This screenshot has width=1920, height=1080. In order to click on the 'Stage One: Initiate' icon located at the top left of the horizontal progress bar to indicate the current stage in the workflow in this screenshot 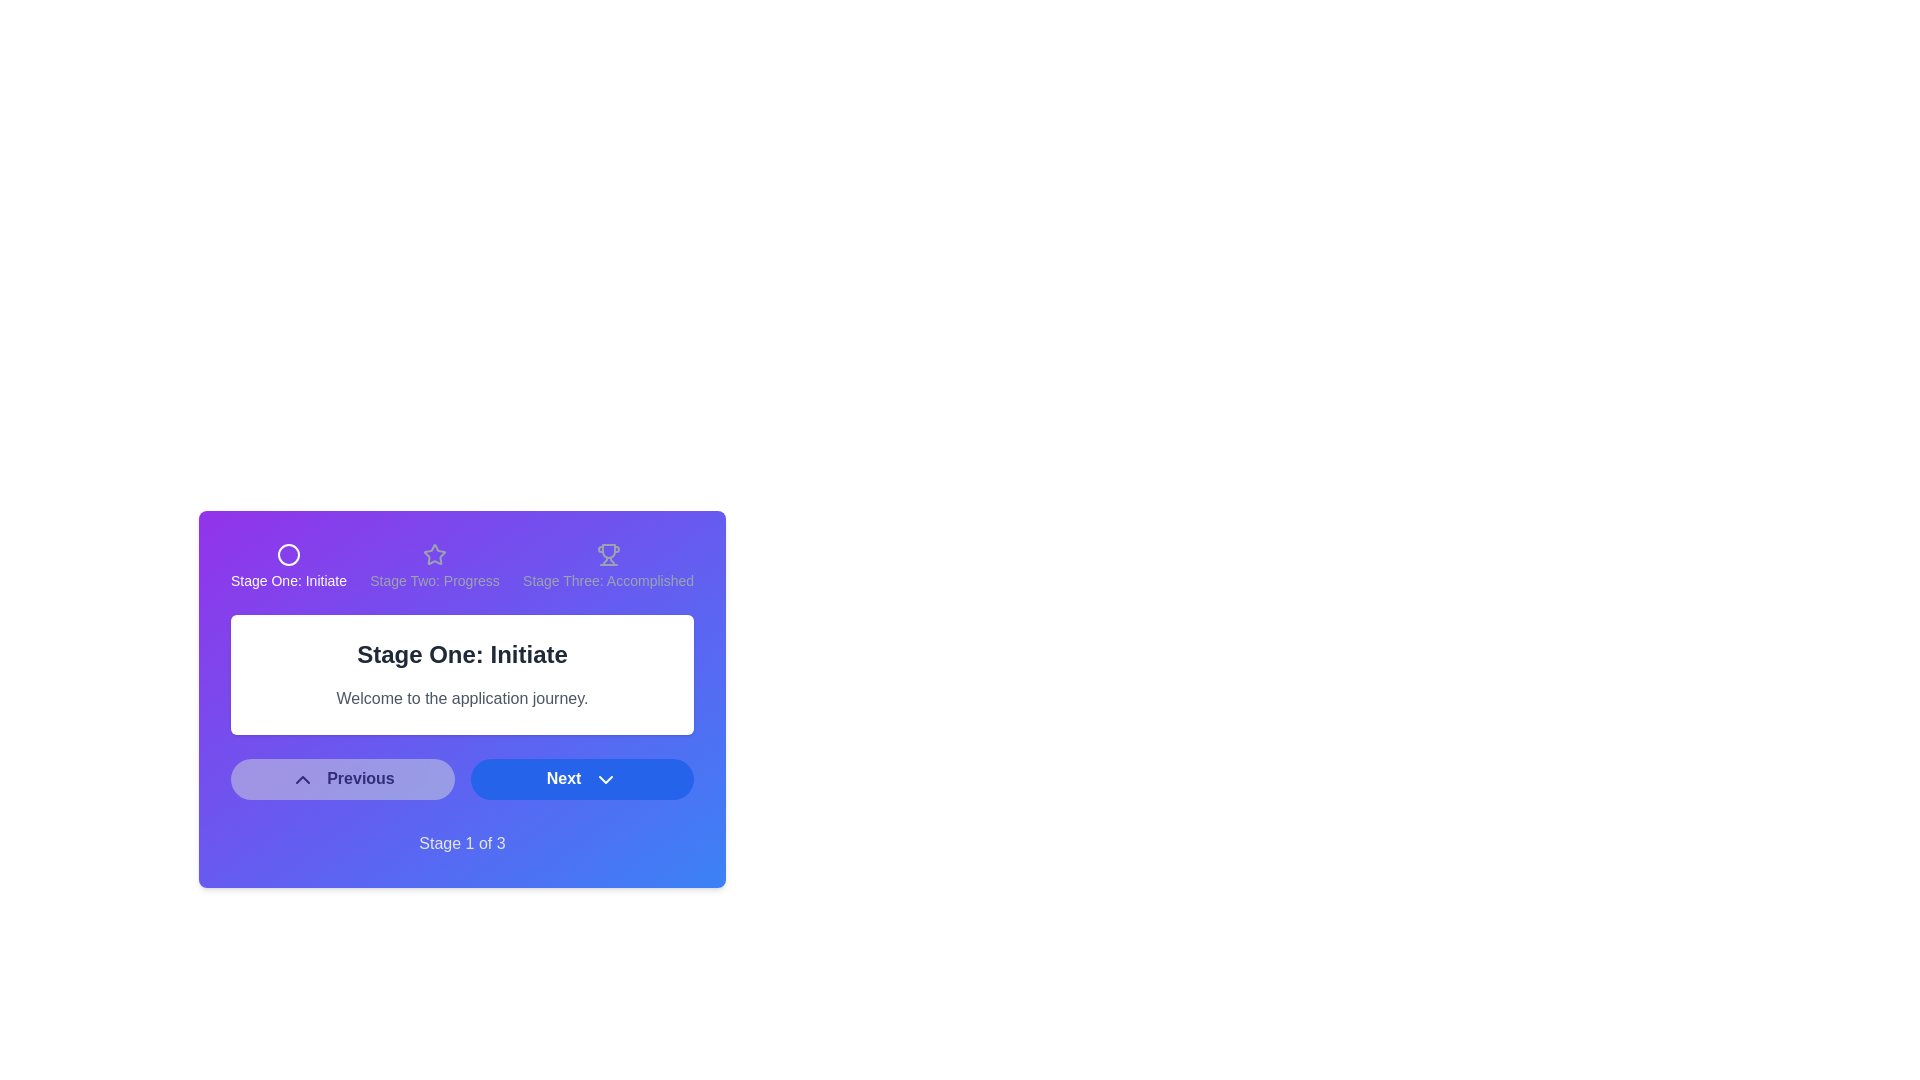, I will do `click(287, 555)`.